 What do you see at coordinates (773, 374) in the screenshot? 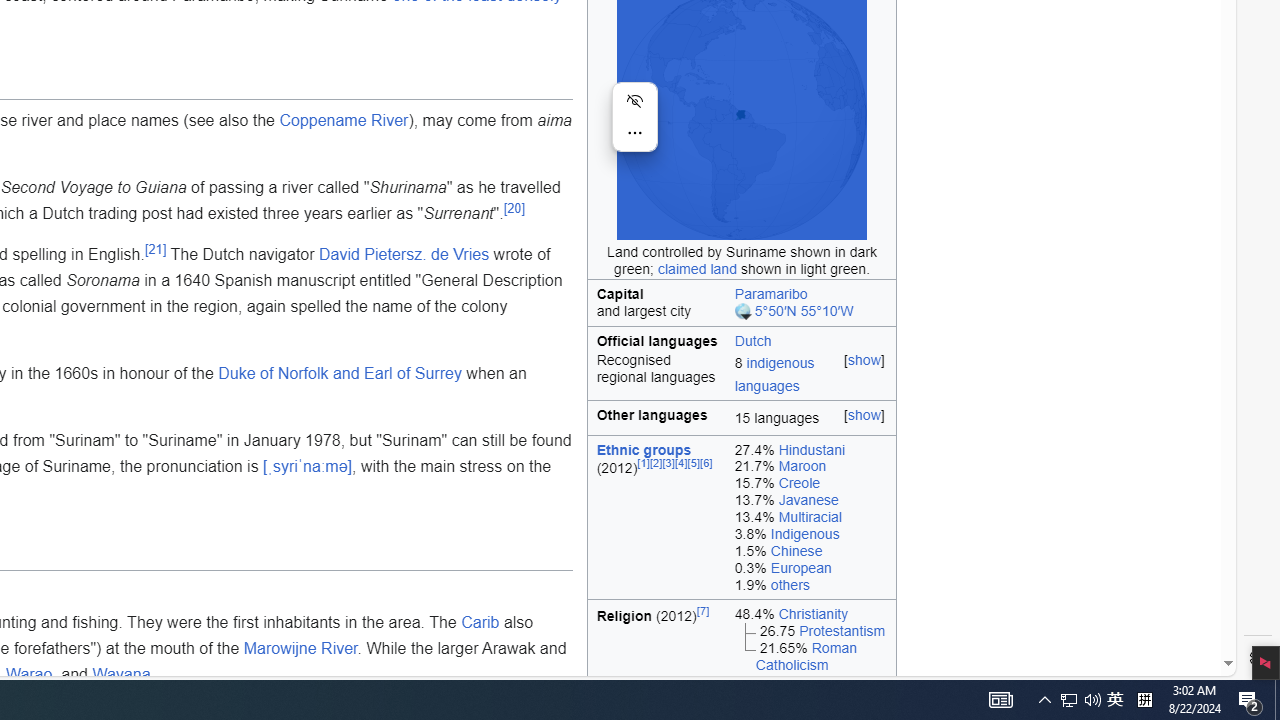
I see `'indigenous languages'` at bounding box center [773, 374].